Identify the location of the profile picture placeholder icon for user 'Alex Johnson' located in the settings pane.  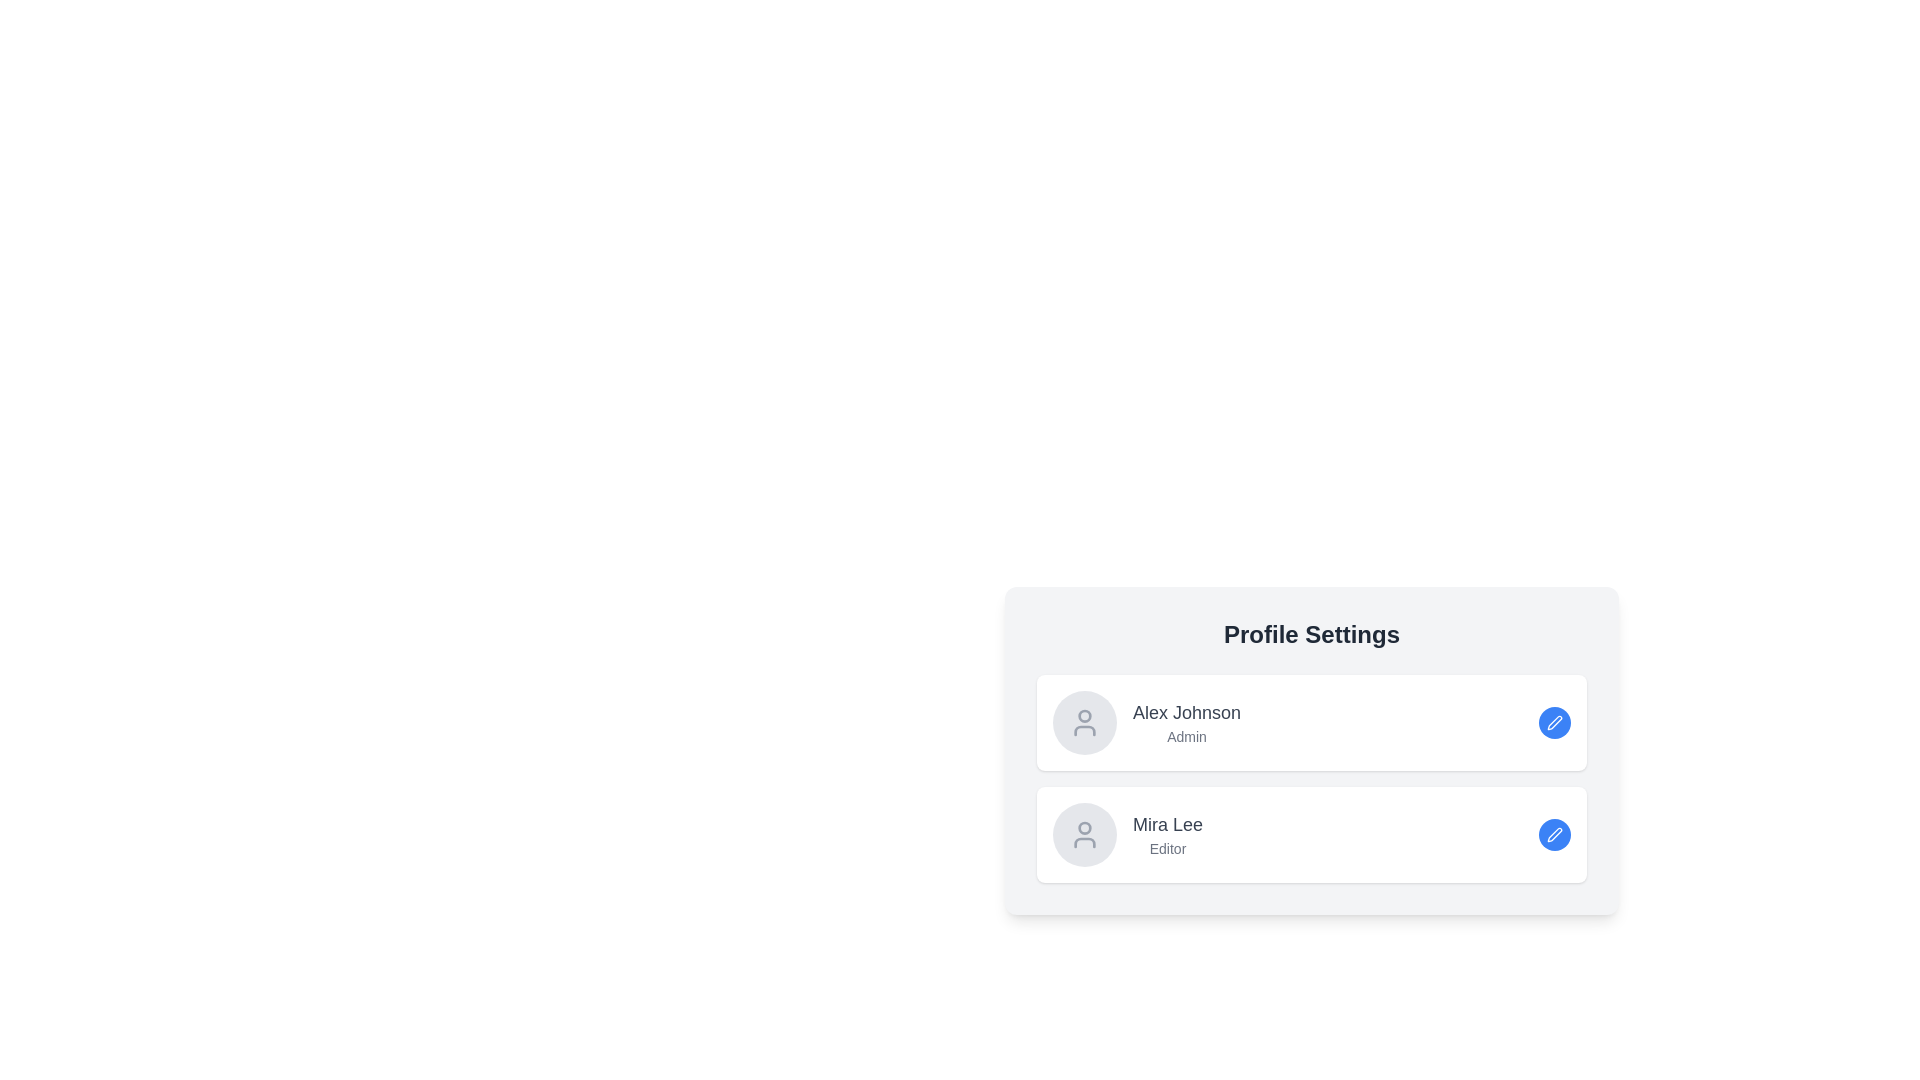
(1083, 722).